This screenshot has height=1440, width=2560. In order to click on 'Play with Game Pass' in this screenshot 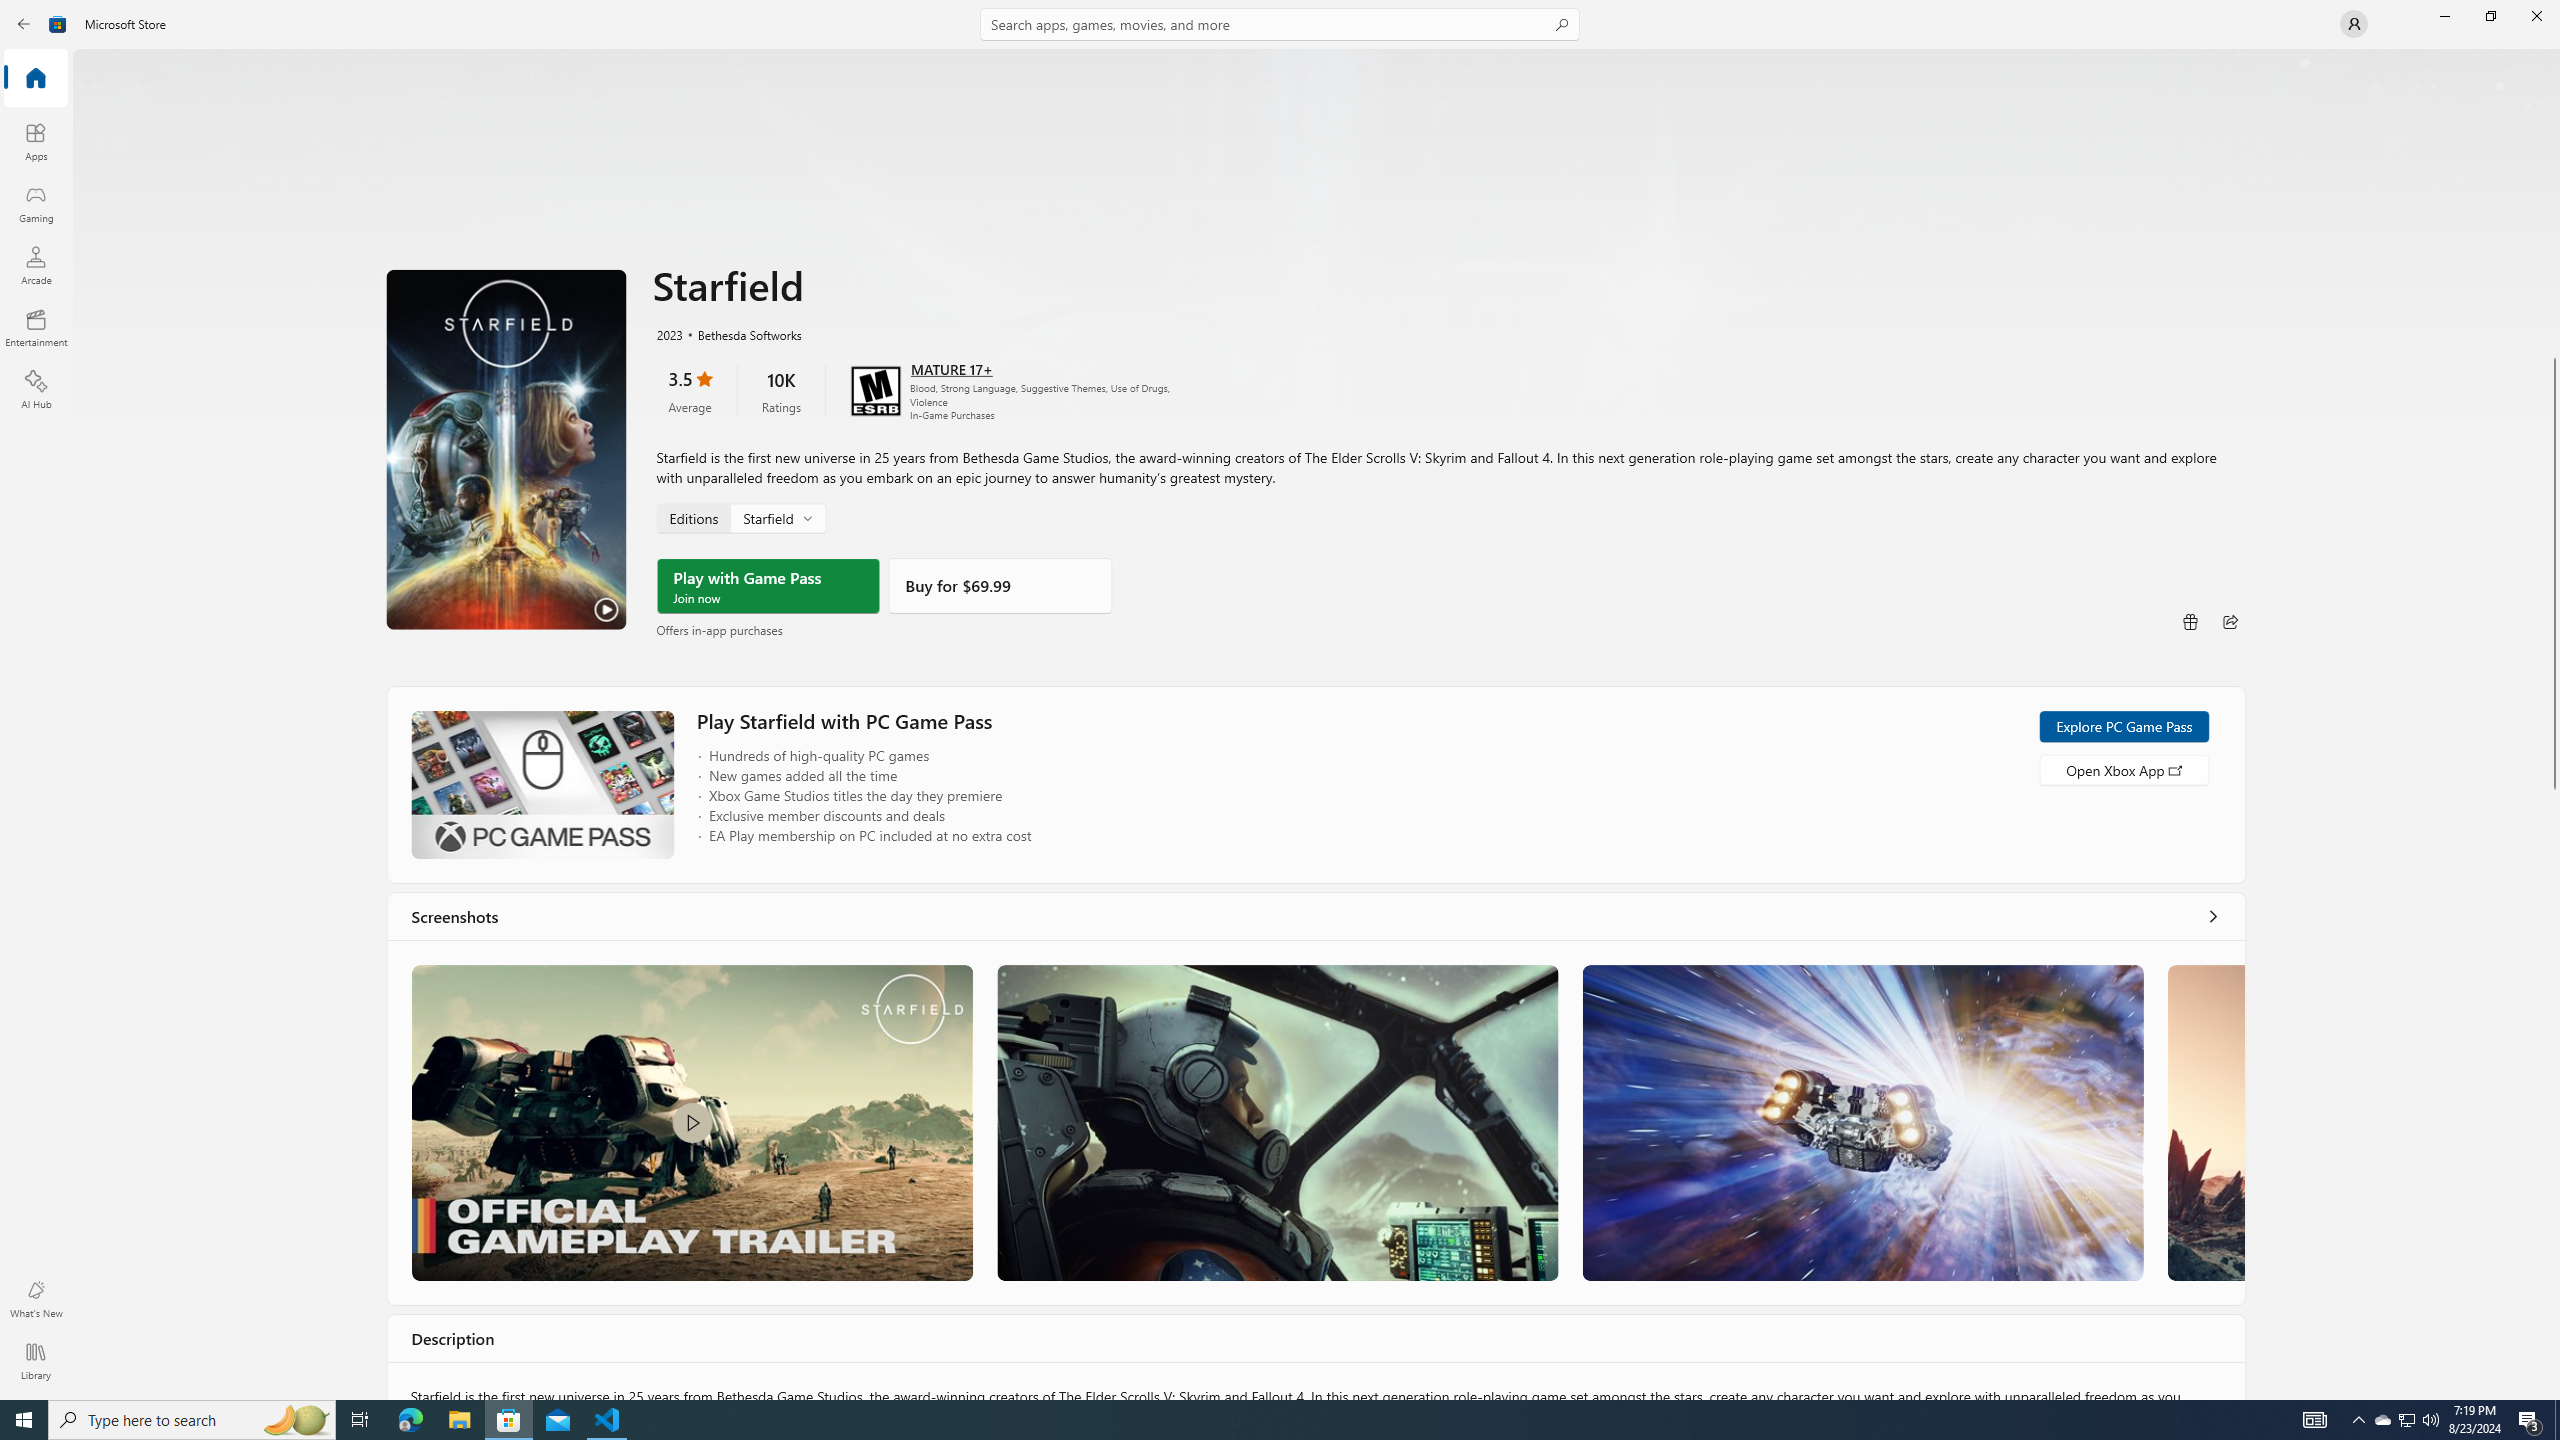, I will do `click(767, 585)`.